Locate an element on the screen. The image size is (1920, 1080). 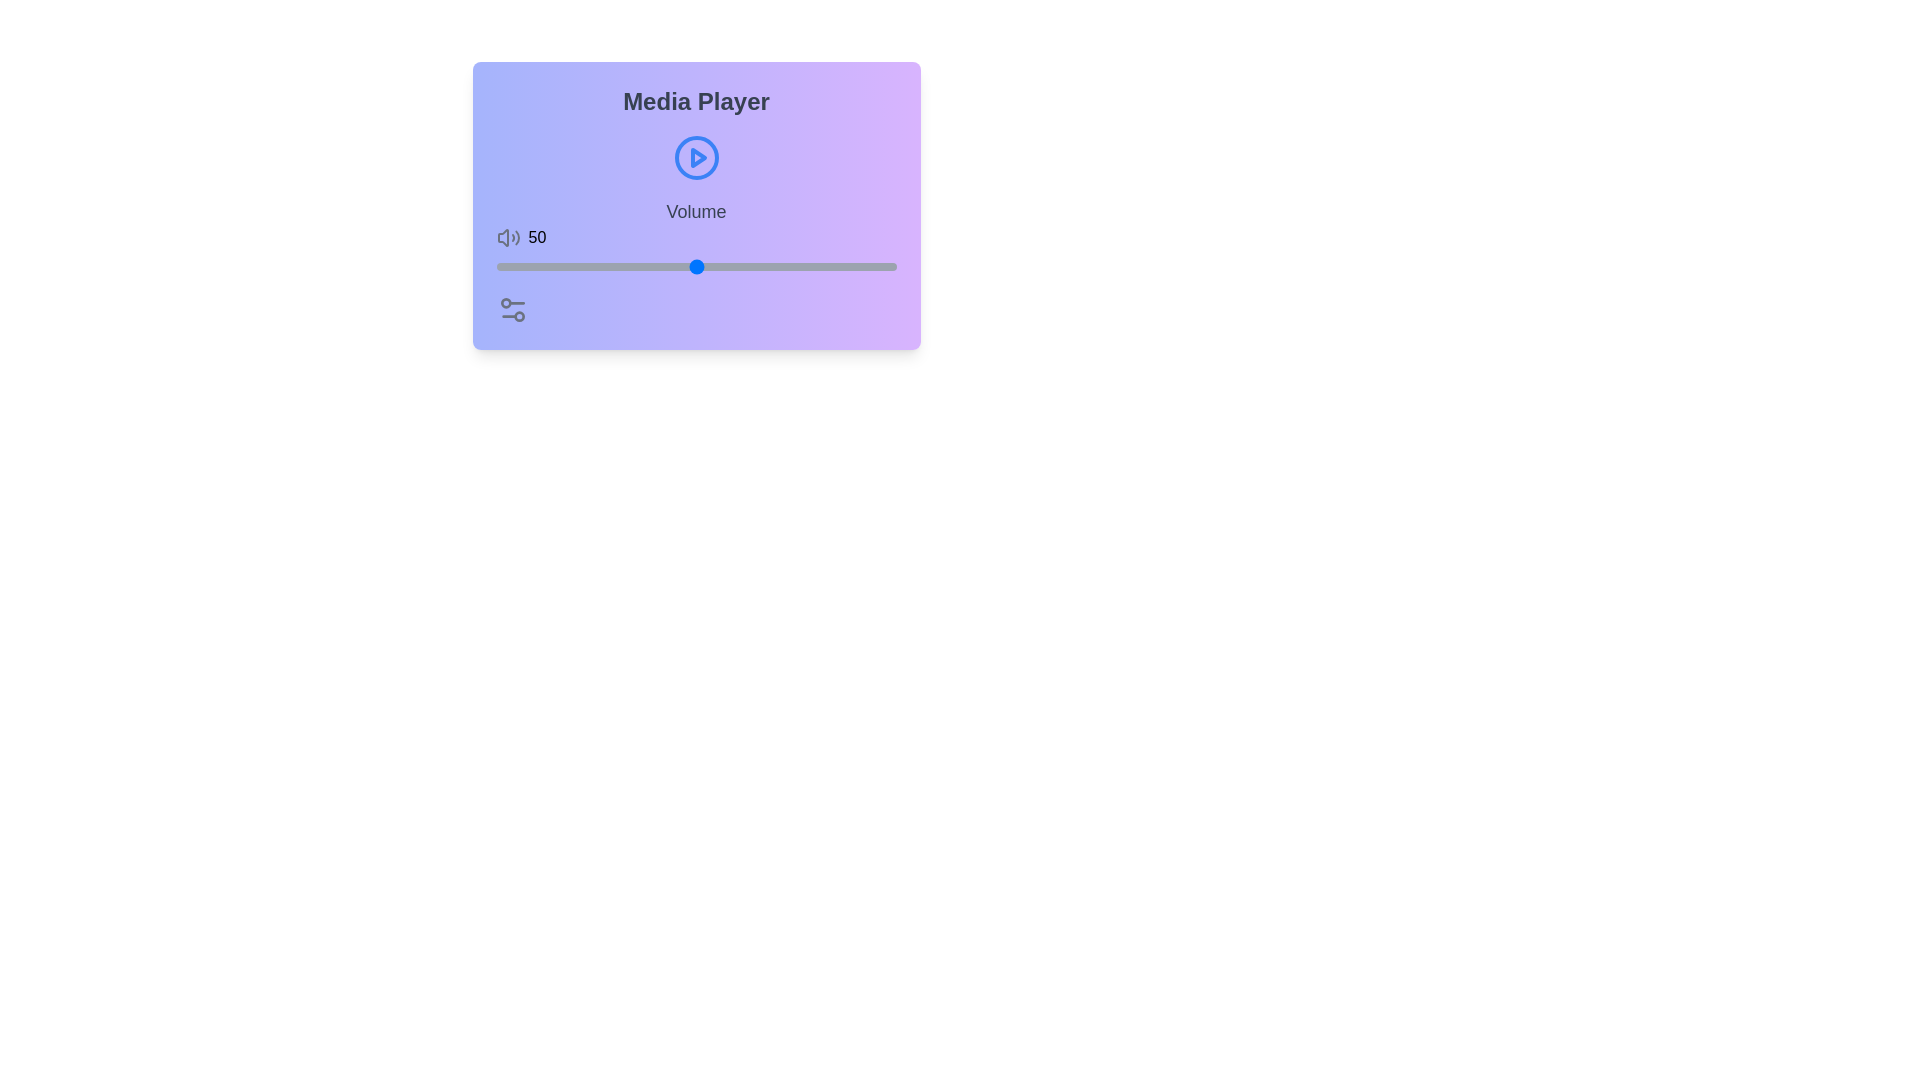
the volume level is located at coordinates (575, 265).